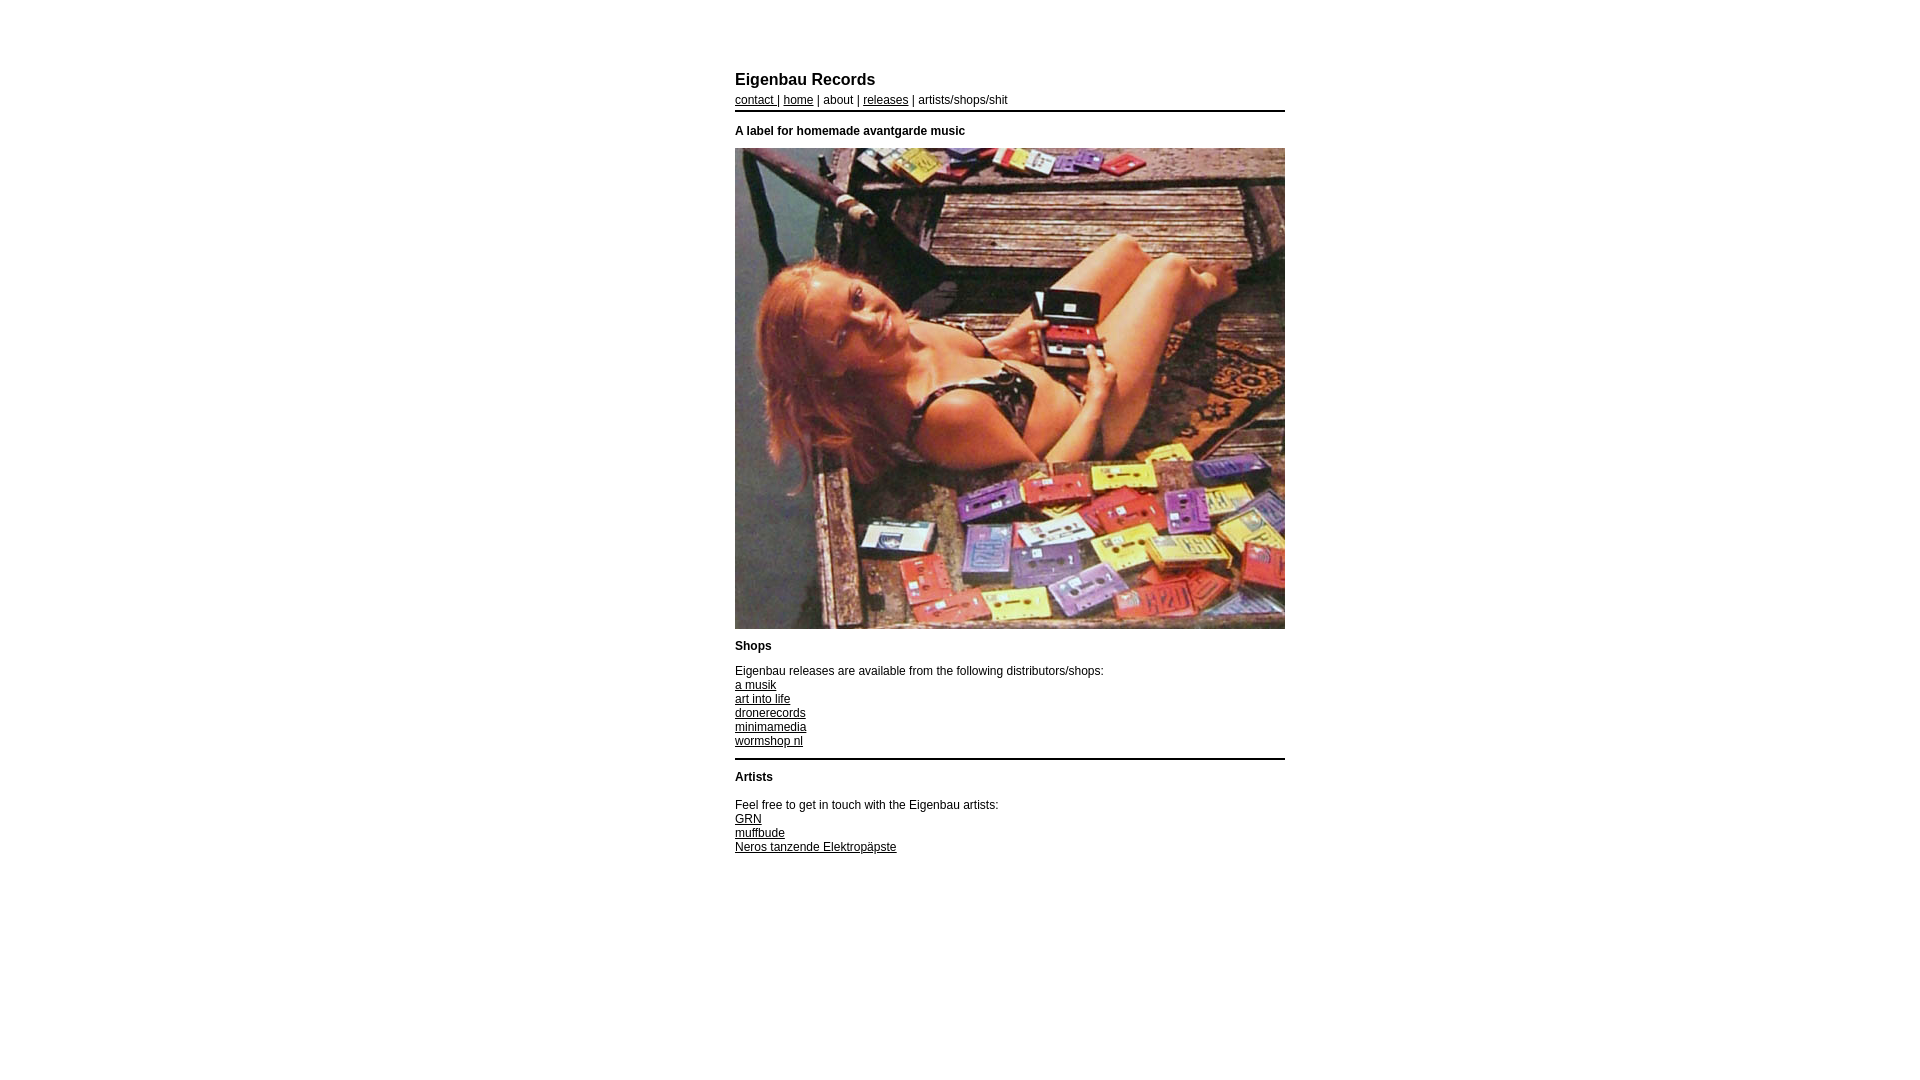  What do you see at coordinates (769, 712) in the screenshot?
I see `'dronerecords'` at bounding box center [769, 712].